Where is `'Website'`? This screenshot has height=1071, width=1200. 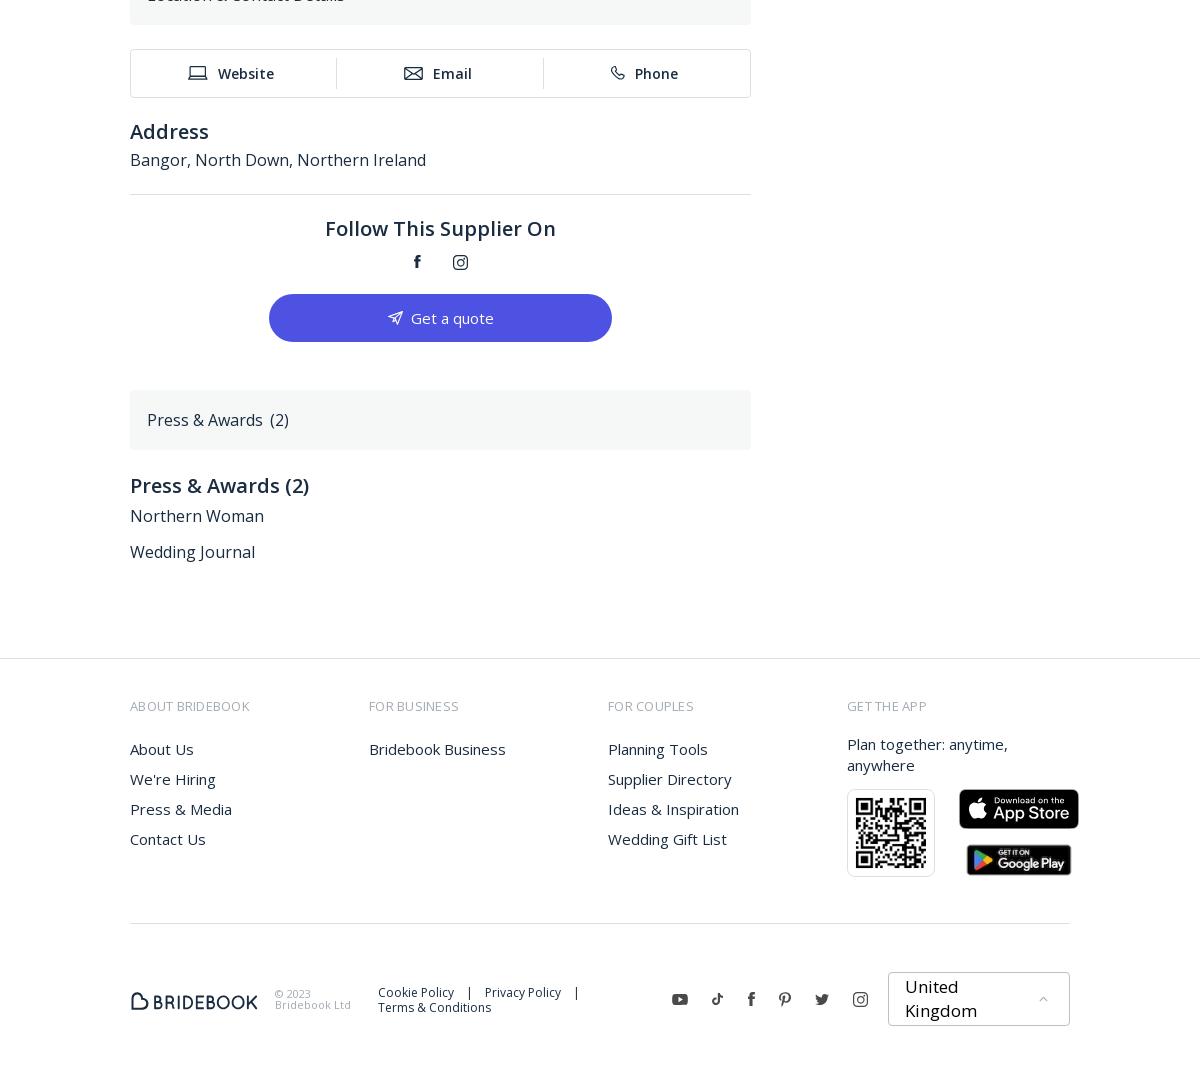 'Website' is located at coordinates (244, 71).